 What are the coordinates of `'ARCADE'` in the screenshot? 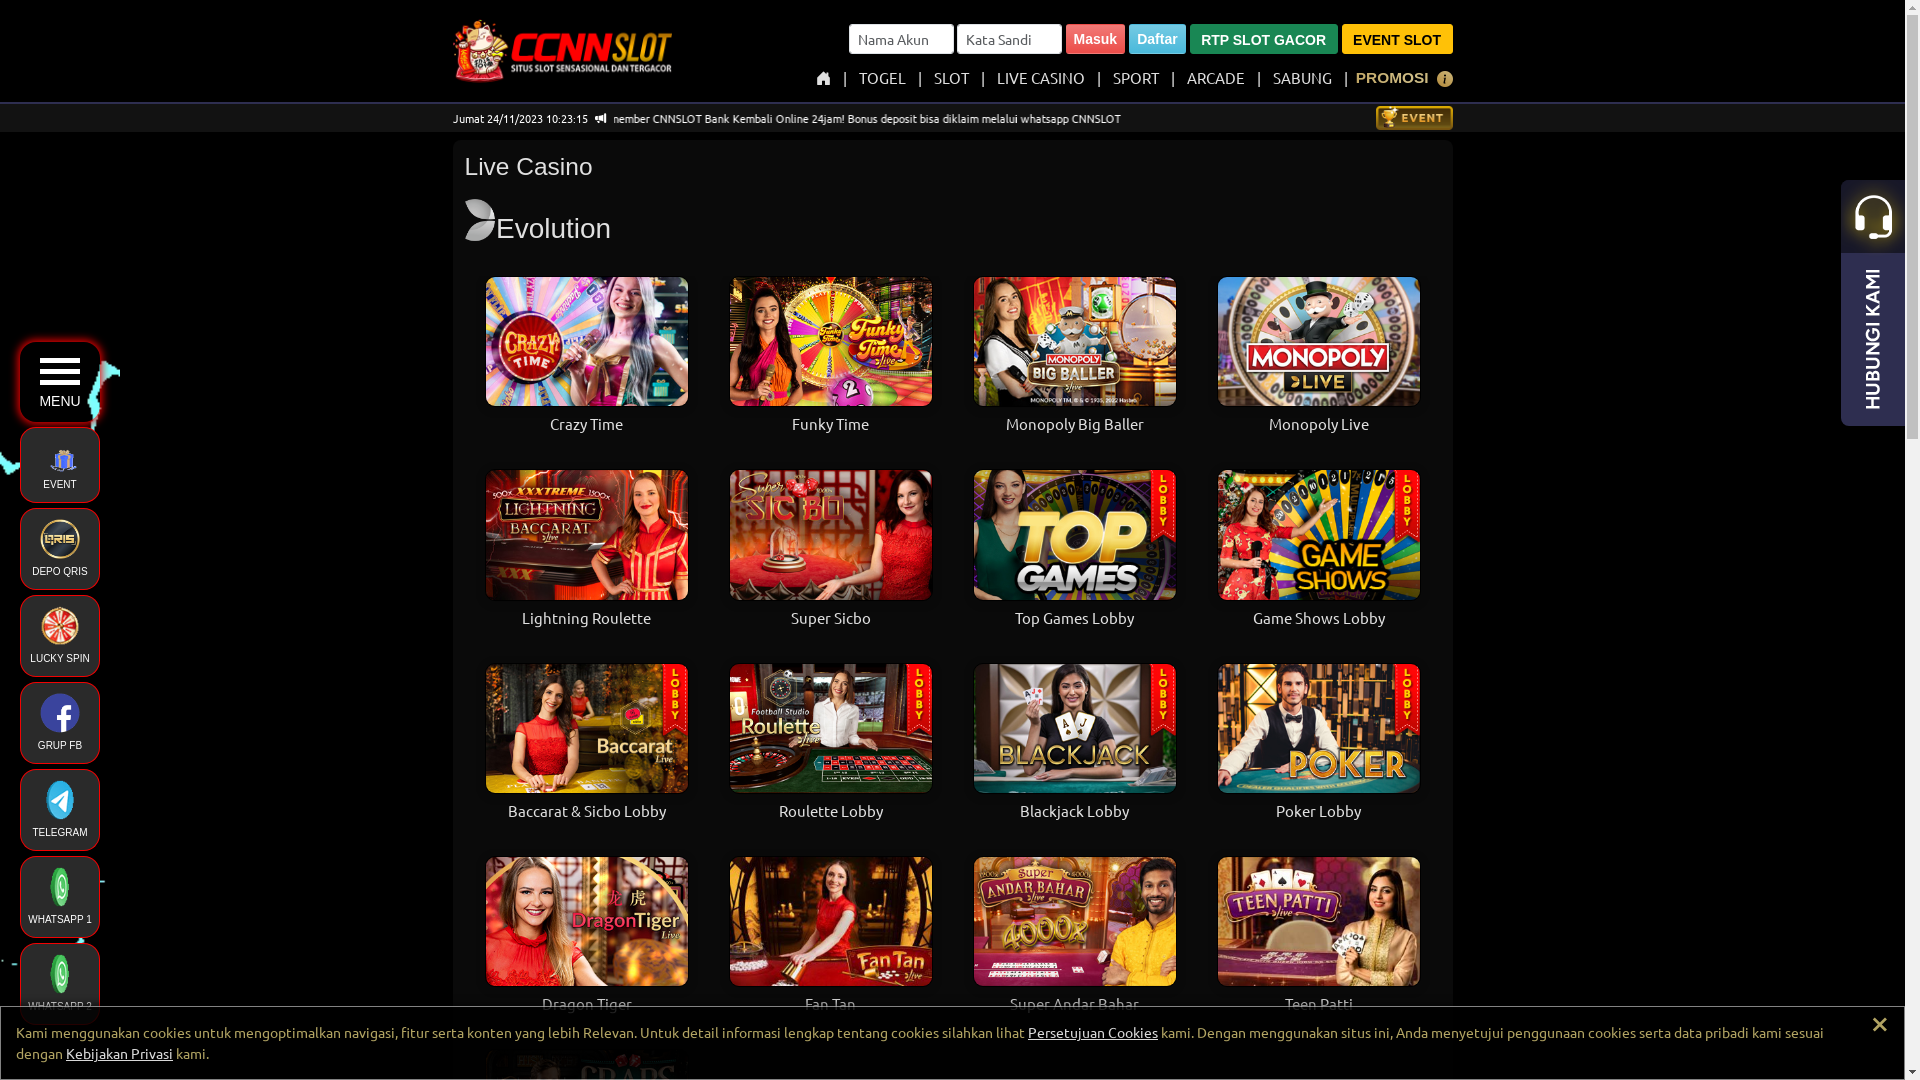 It's located at (1214, 76).